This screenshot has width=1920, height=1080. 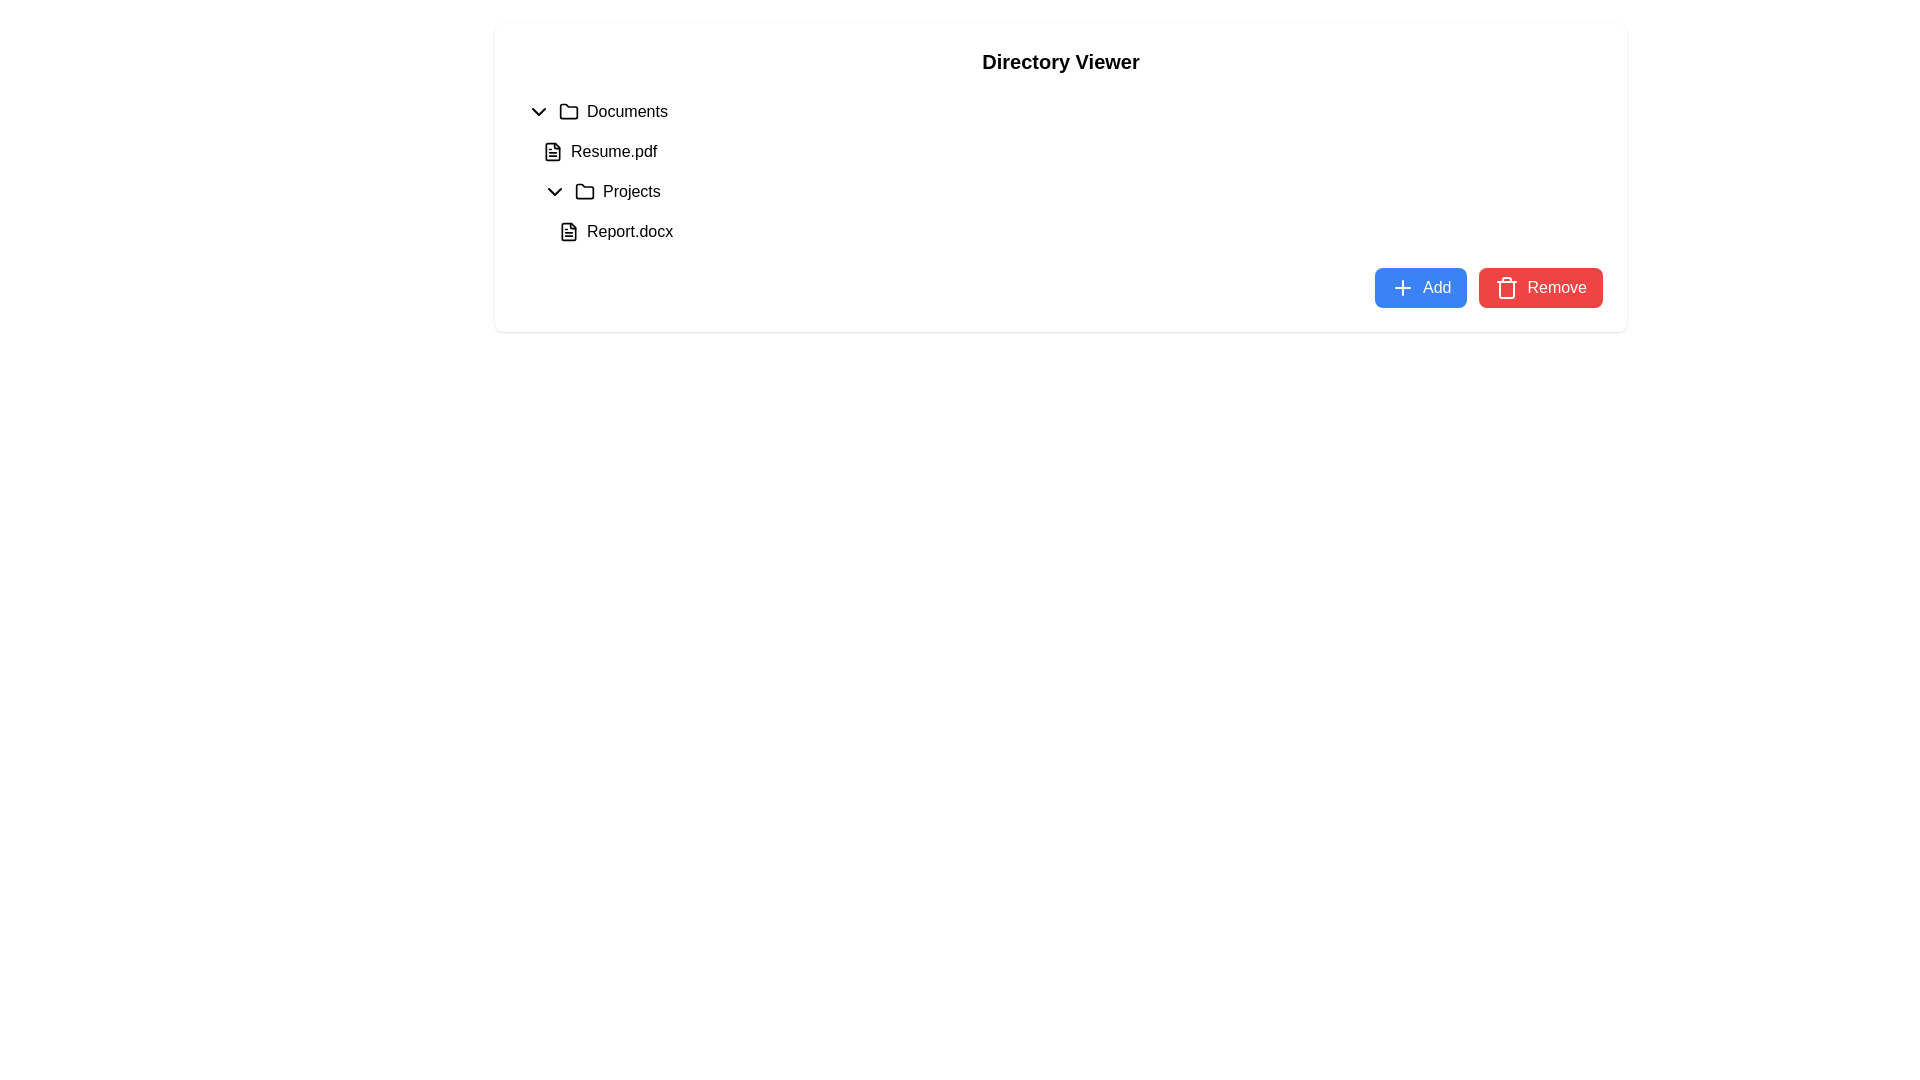 I want to click on the folder icon located to the right of the arrow icon and before the text label in the 'Documents' section, so click(x=568, y=111).